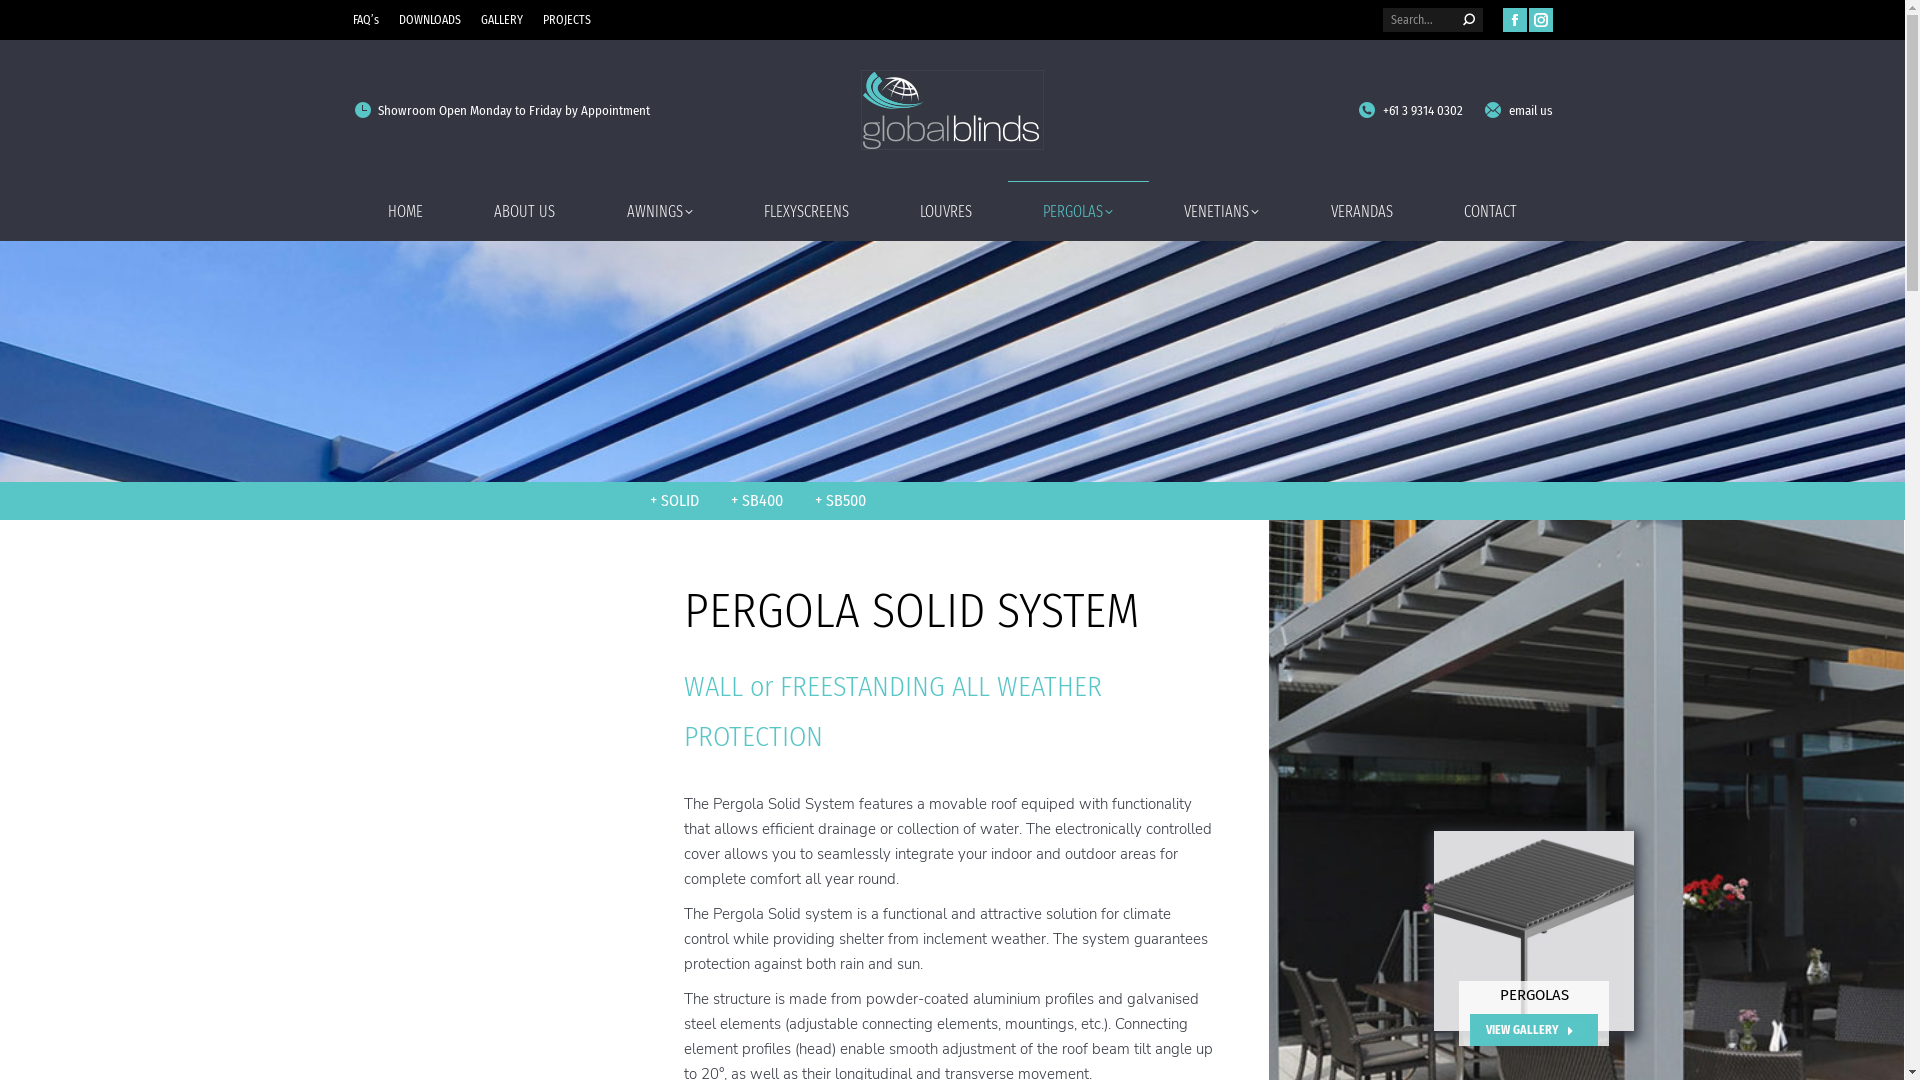 The width and height of the screenshot is (1920, 1080). Describe the element at coordinates (806, 210) in the screenshot. I see `'FLEXYSCREENS'` at that location.